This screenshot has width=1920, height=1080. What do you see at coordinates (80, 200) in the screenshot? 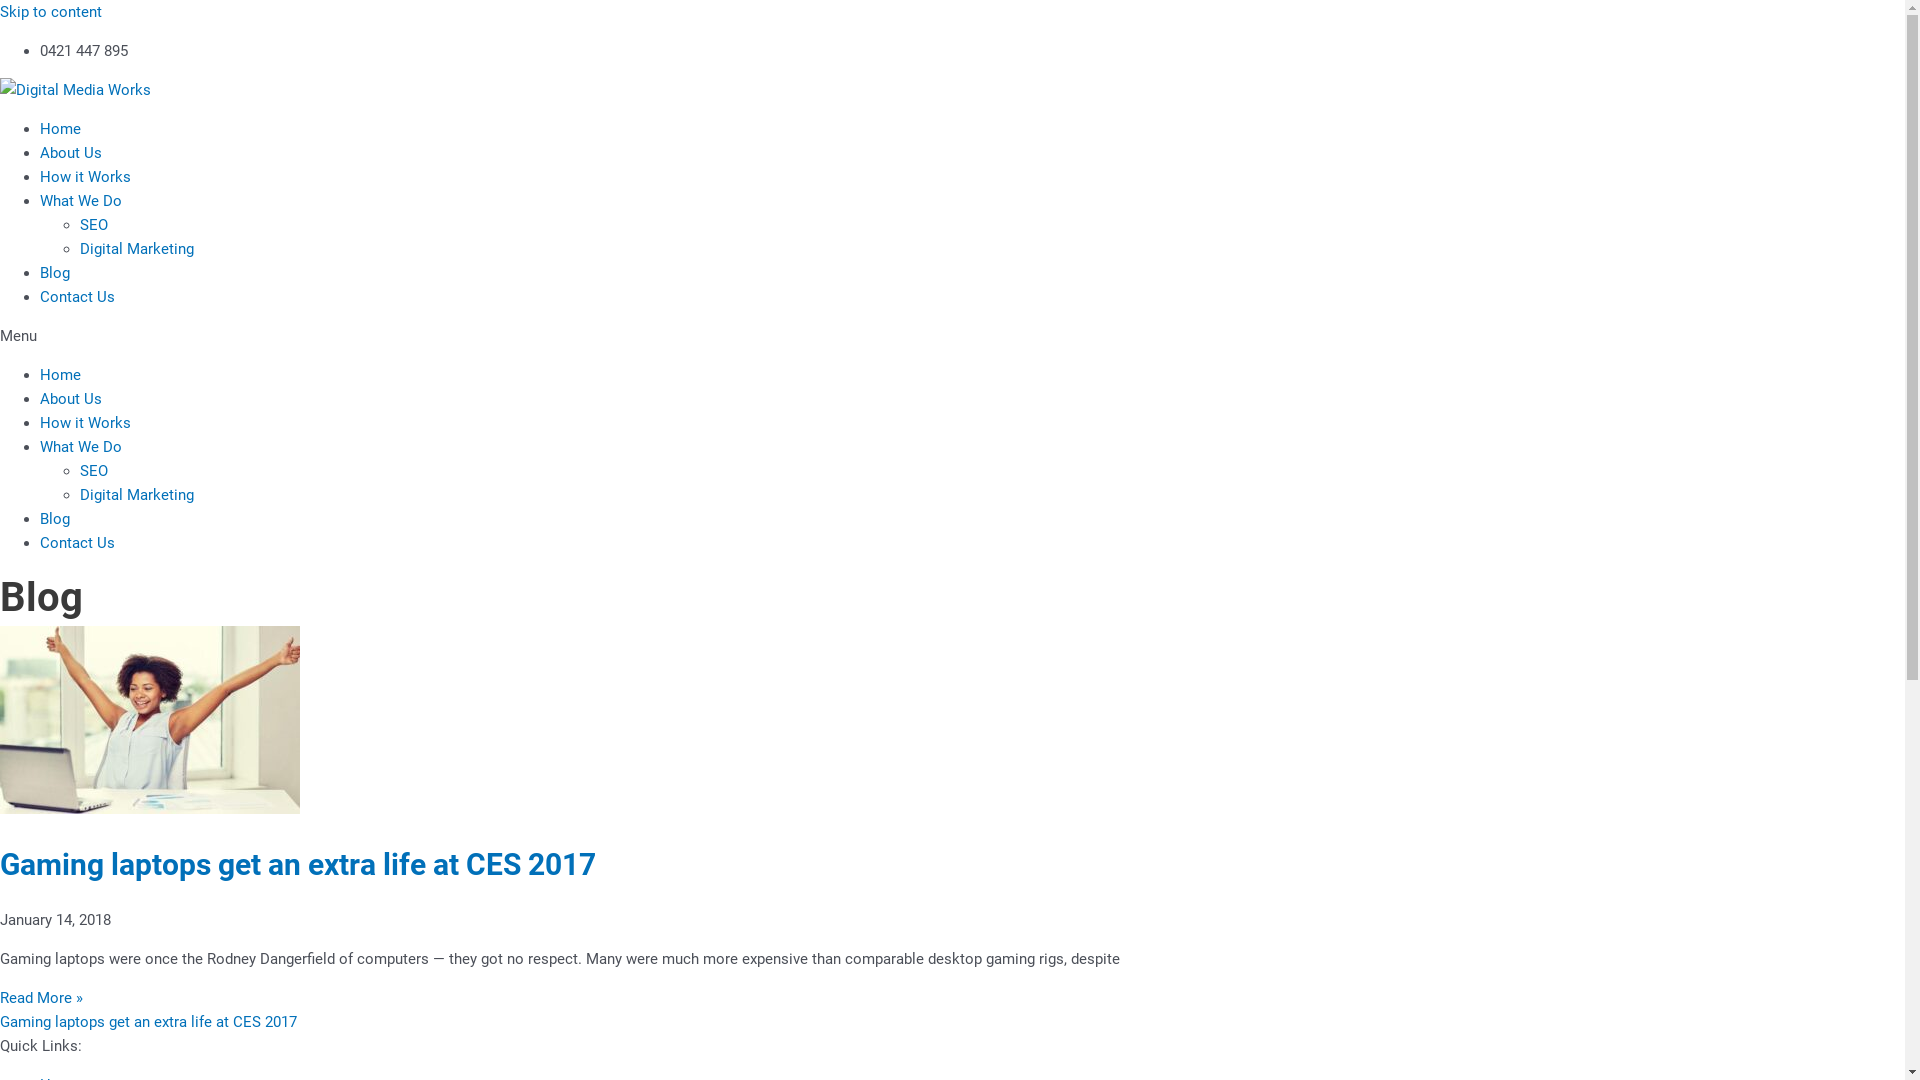
I see `'What We Do'` at bounding box center [80, 200].